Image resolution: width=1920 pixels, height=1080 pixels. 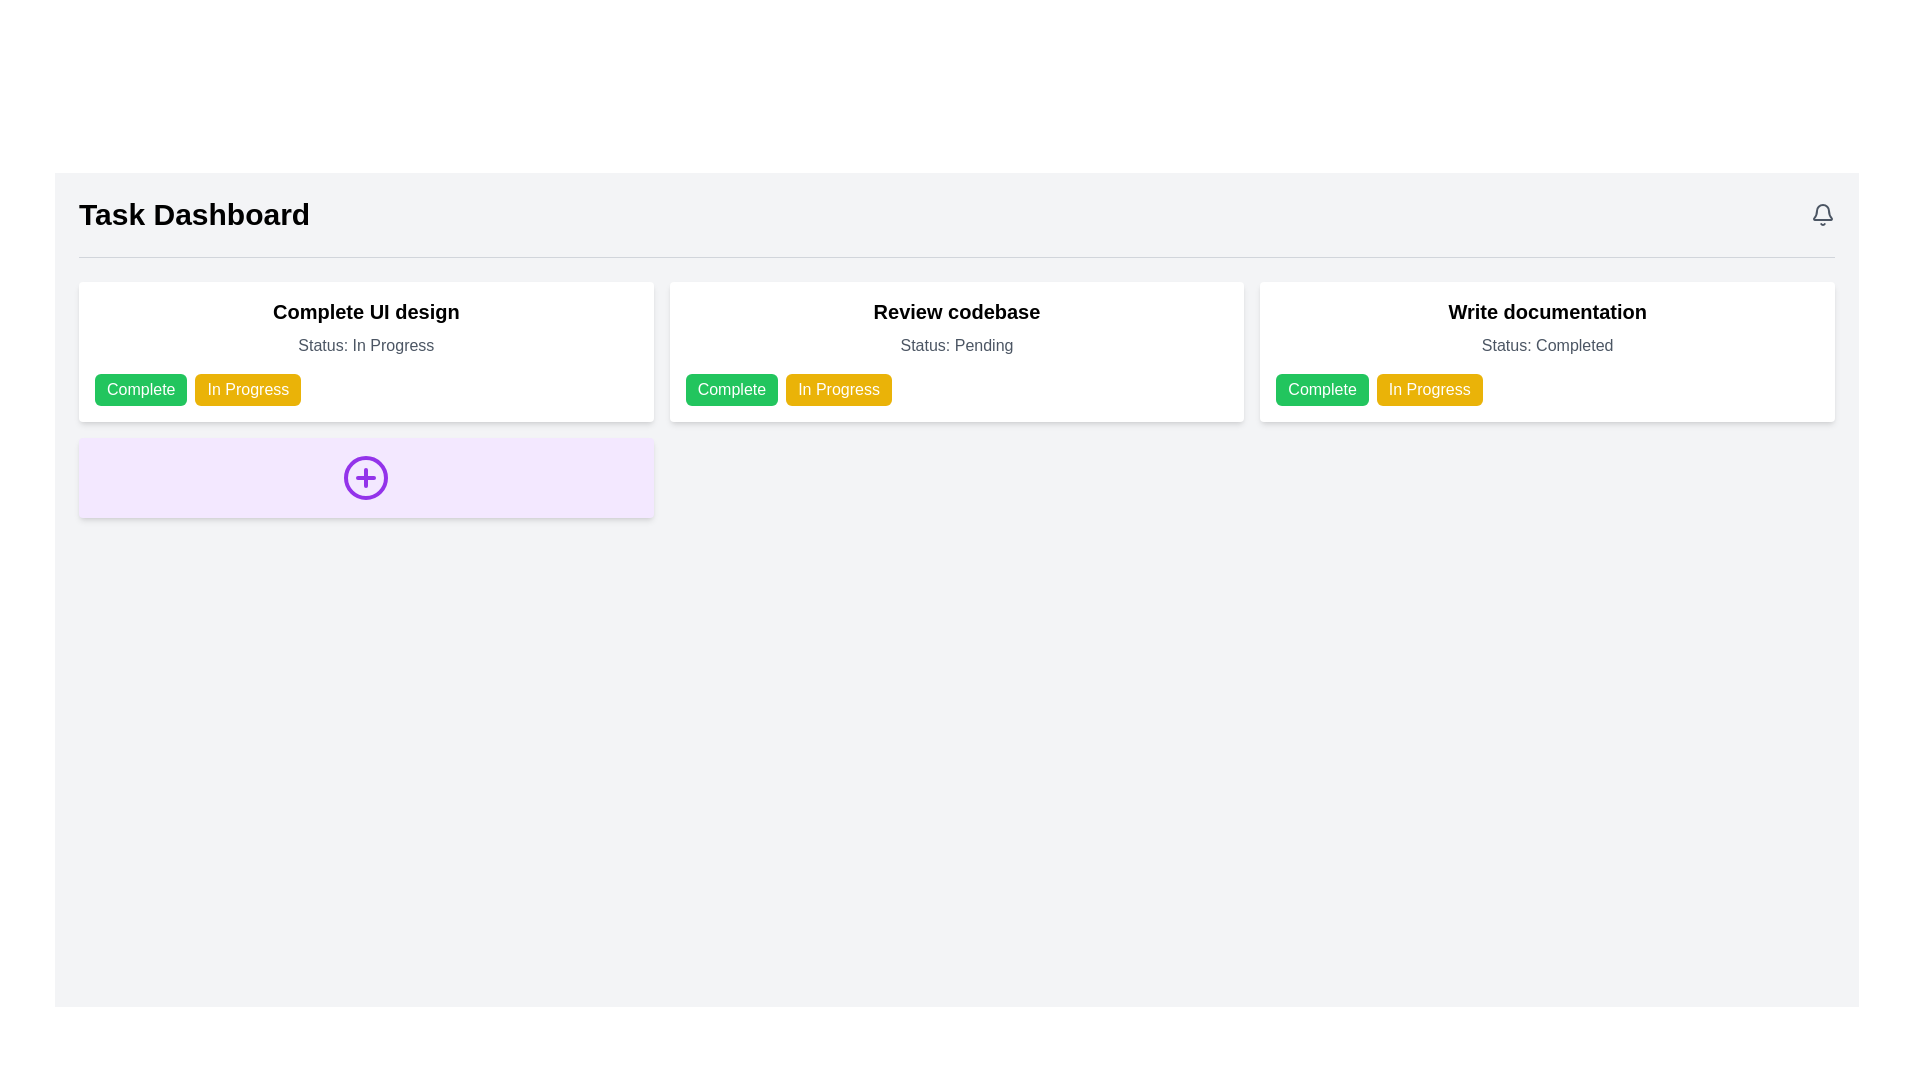 What do you see at coordinates (730, 389) in the screenshot?
I see `the green button labeled 'Complete' located in the 'Review codebase' task card` at bounding box center [730, 389].